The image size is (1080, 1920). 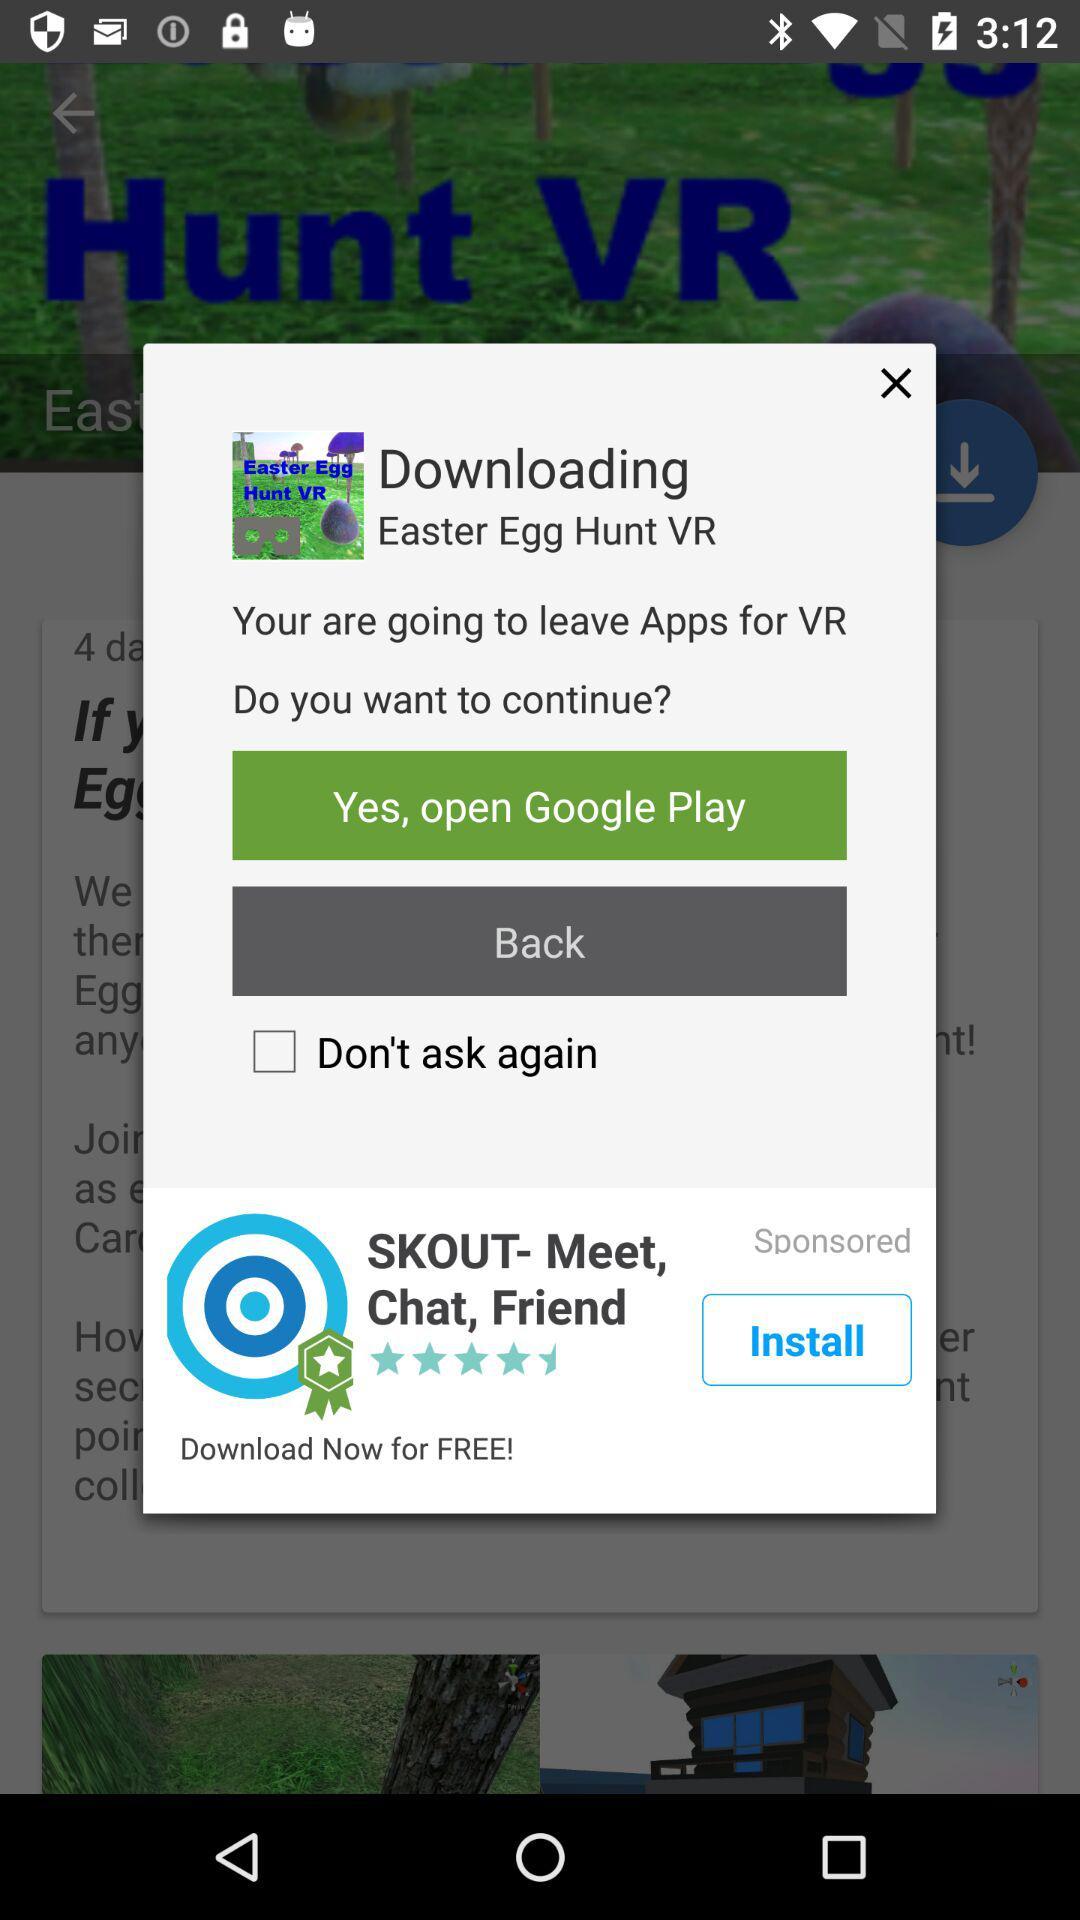 I want to click on the yes open google, so click(x=538, y=805).